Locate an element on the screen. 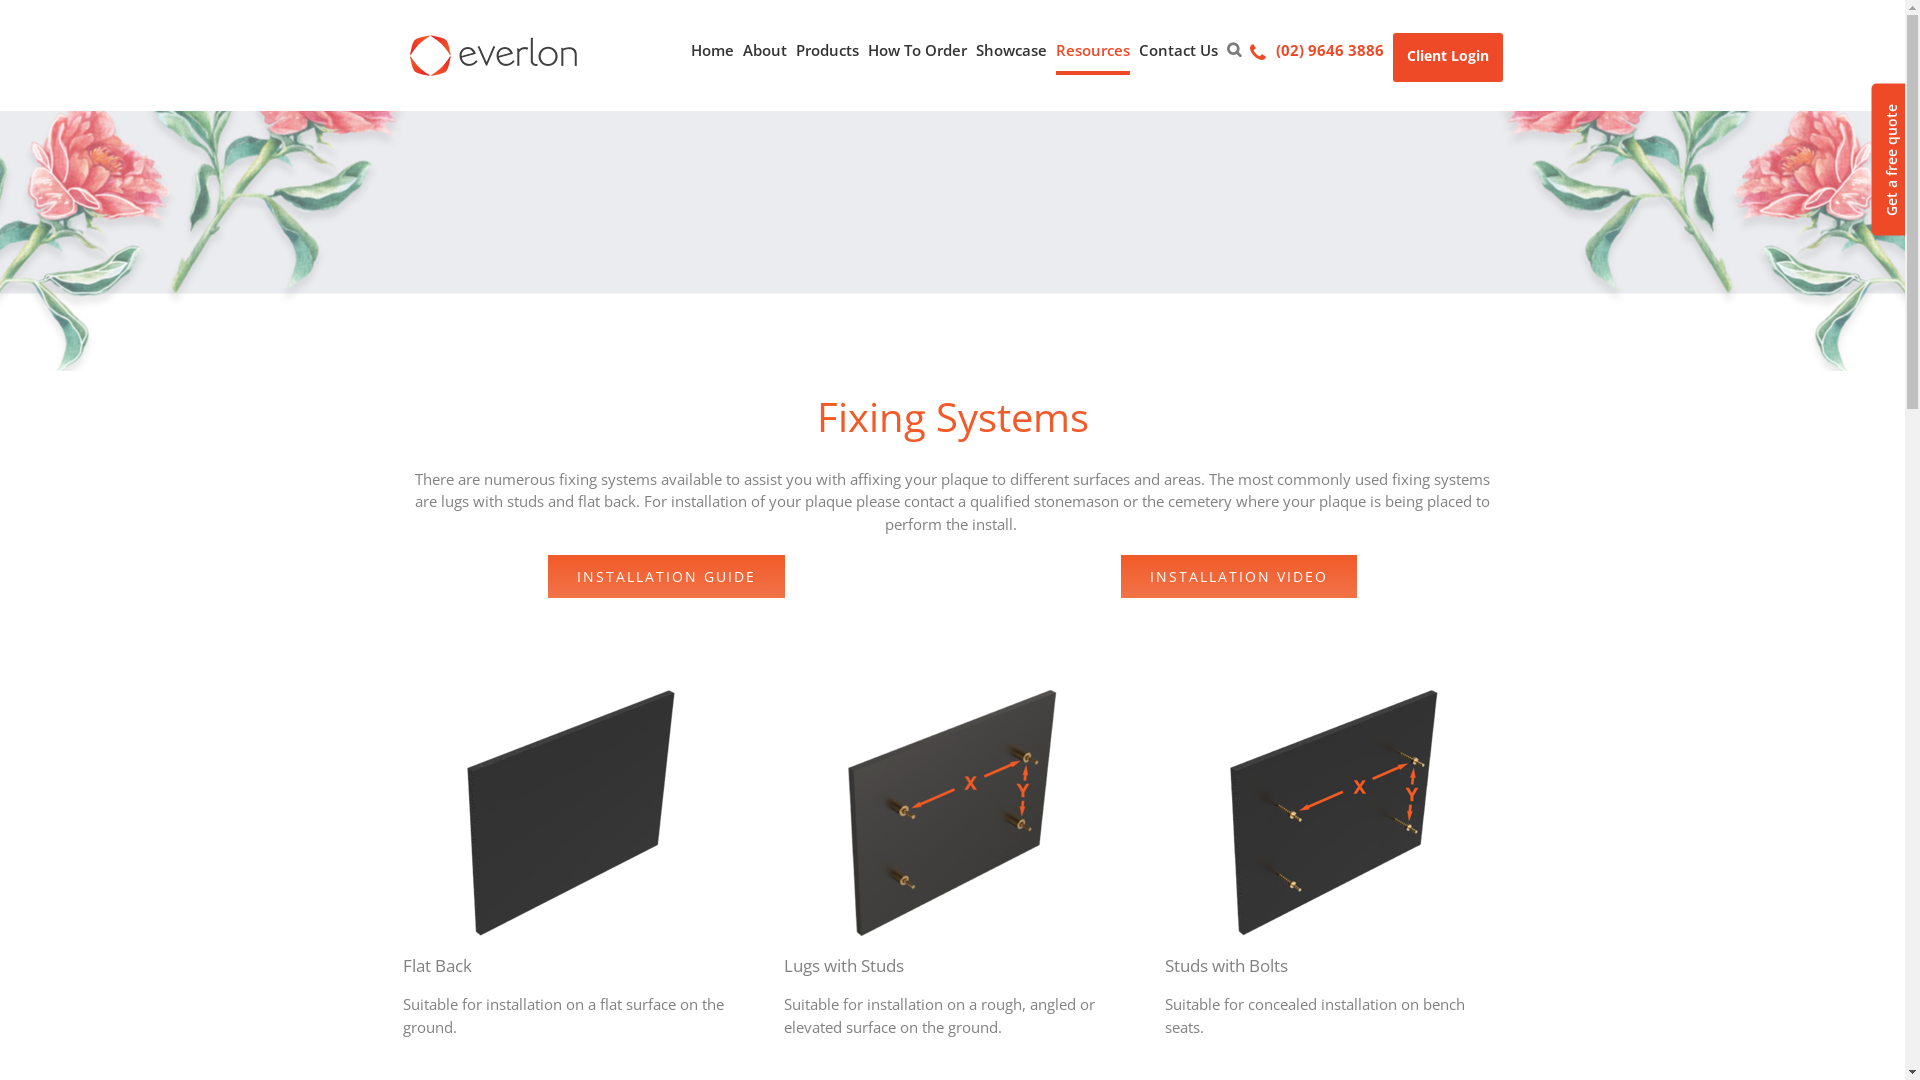  'About' is located at coordinates (762, 50).